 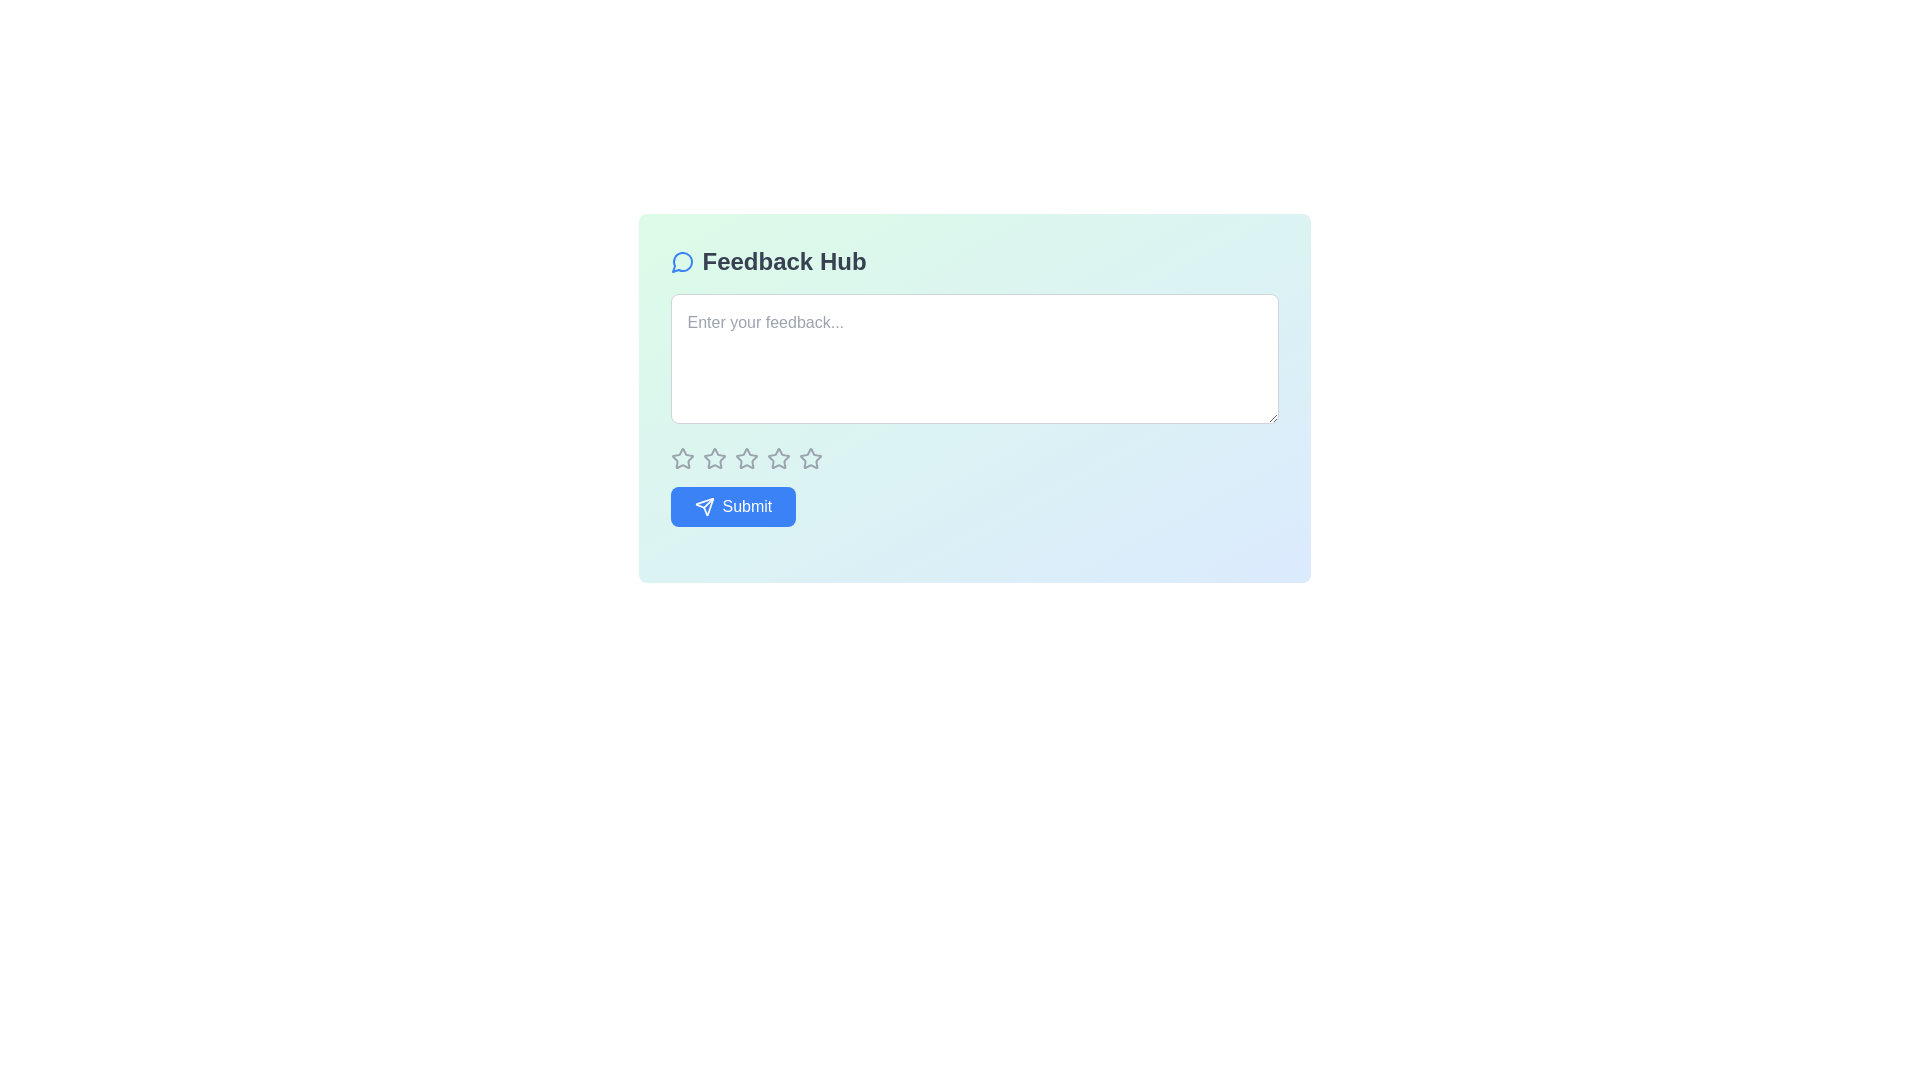 I want to click on the decorative feedback icon representing the 'Feedback Hub' title located to the left of the text label in the header area, so click(x=682, y=261).